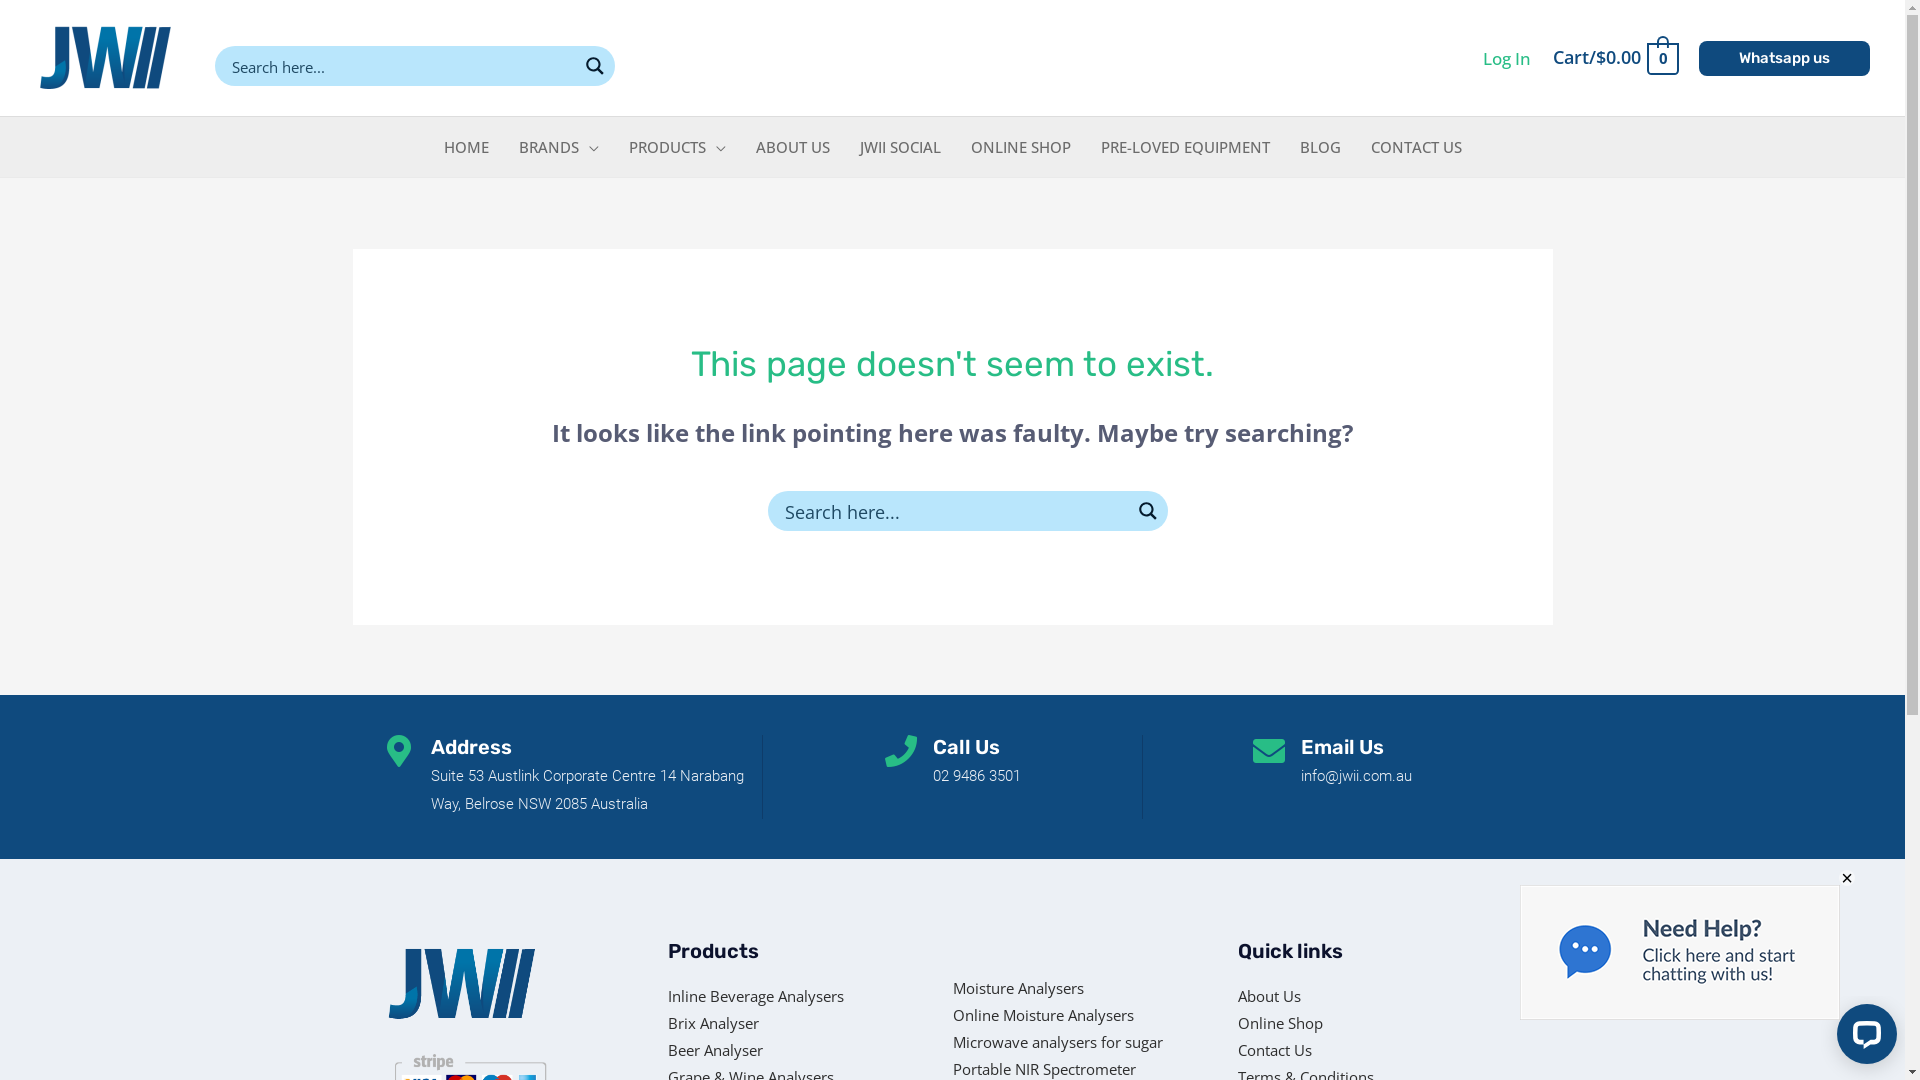 The width and height of the screenshot is (1920, 1080). I want to click on 'Whatsapp us', so click(1784, 57).